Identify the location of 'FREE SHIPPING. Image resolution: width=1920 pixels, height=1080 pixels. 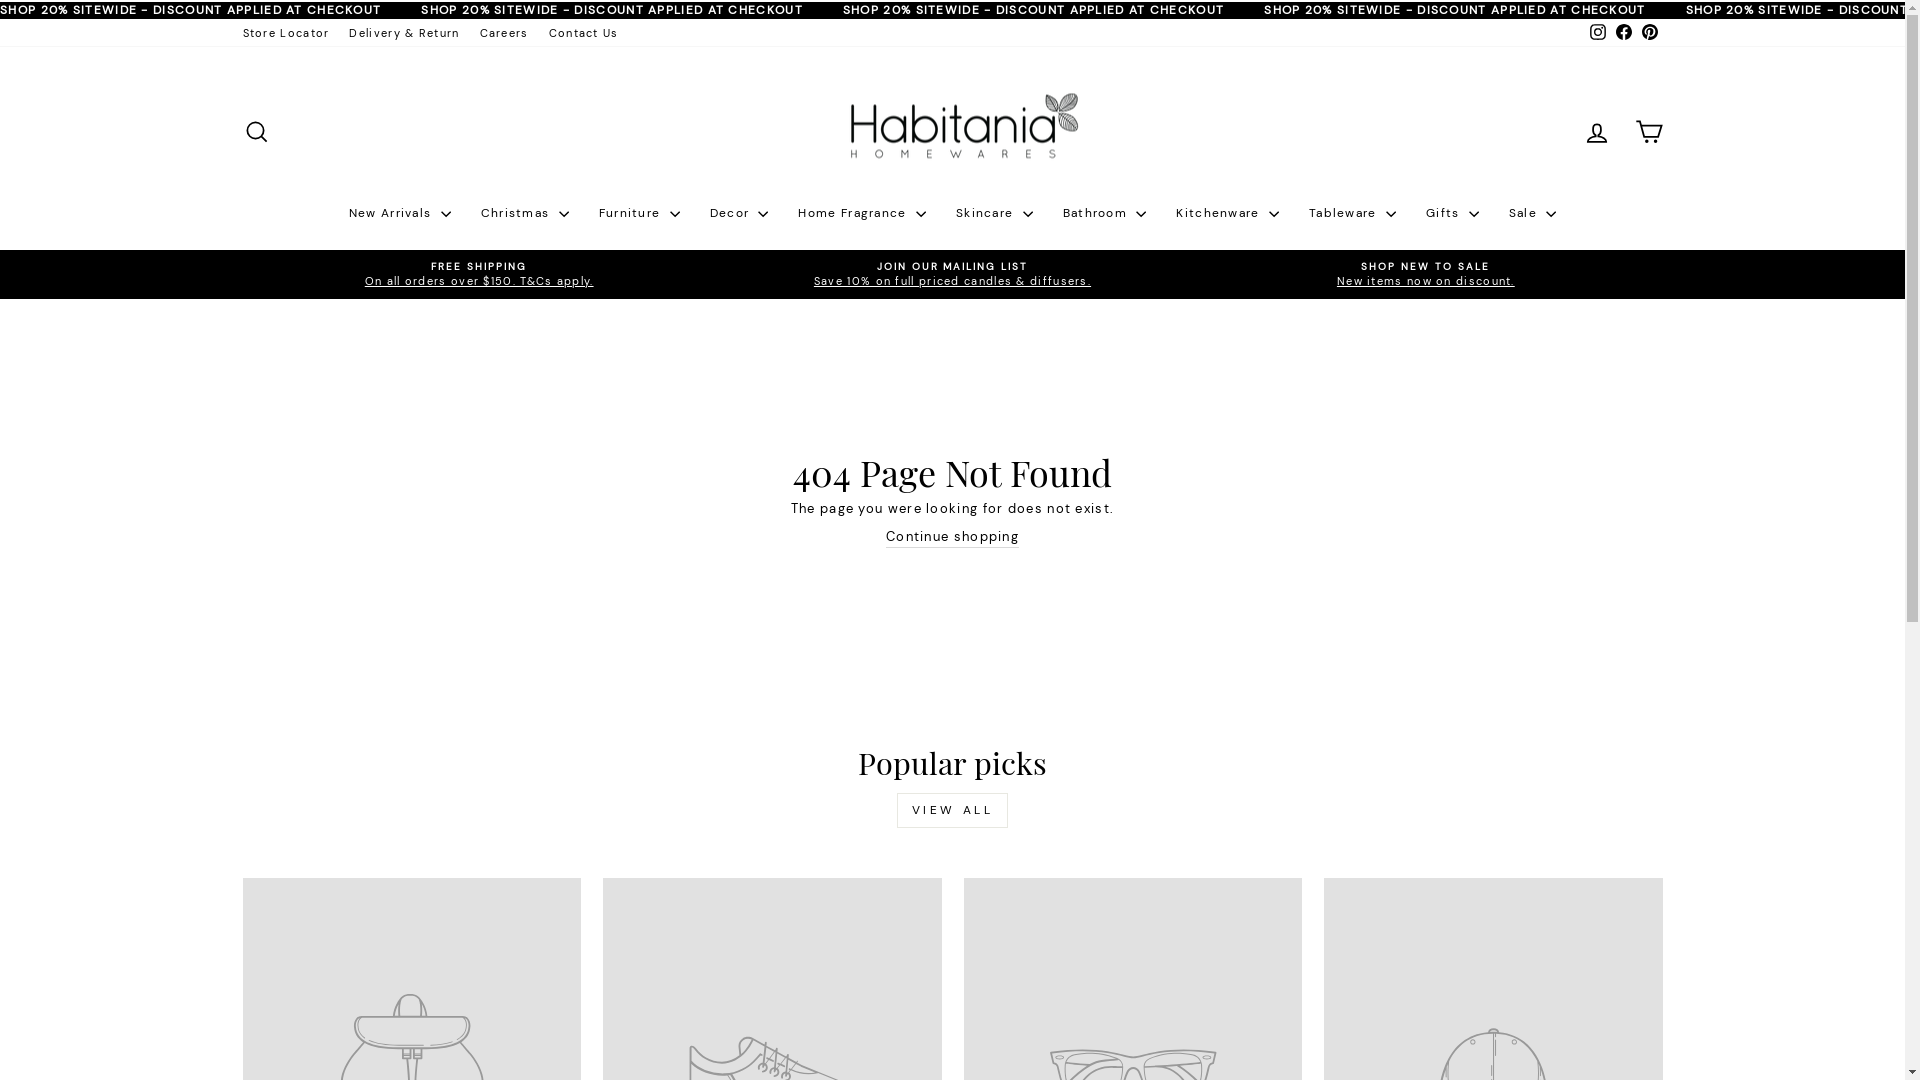
(478, 274).